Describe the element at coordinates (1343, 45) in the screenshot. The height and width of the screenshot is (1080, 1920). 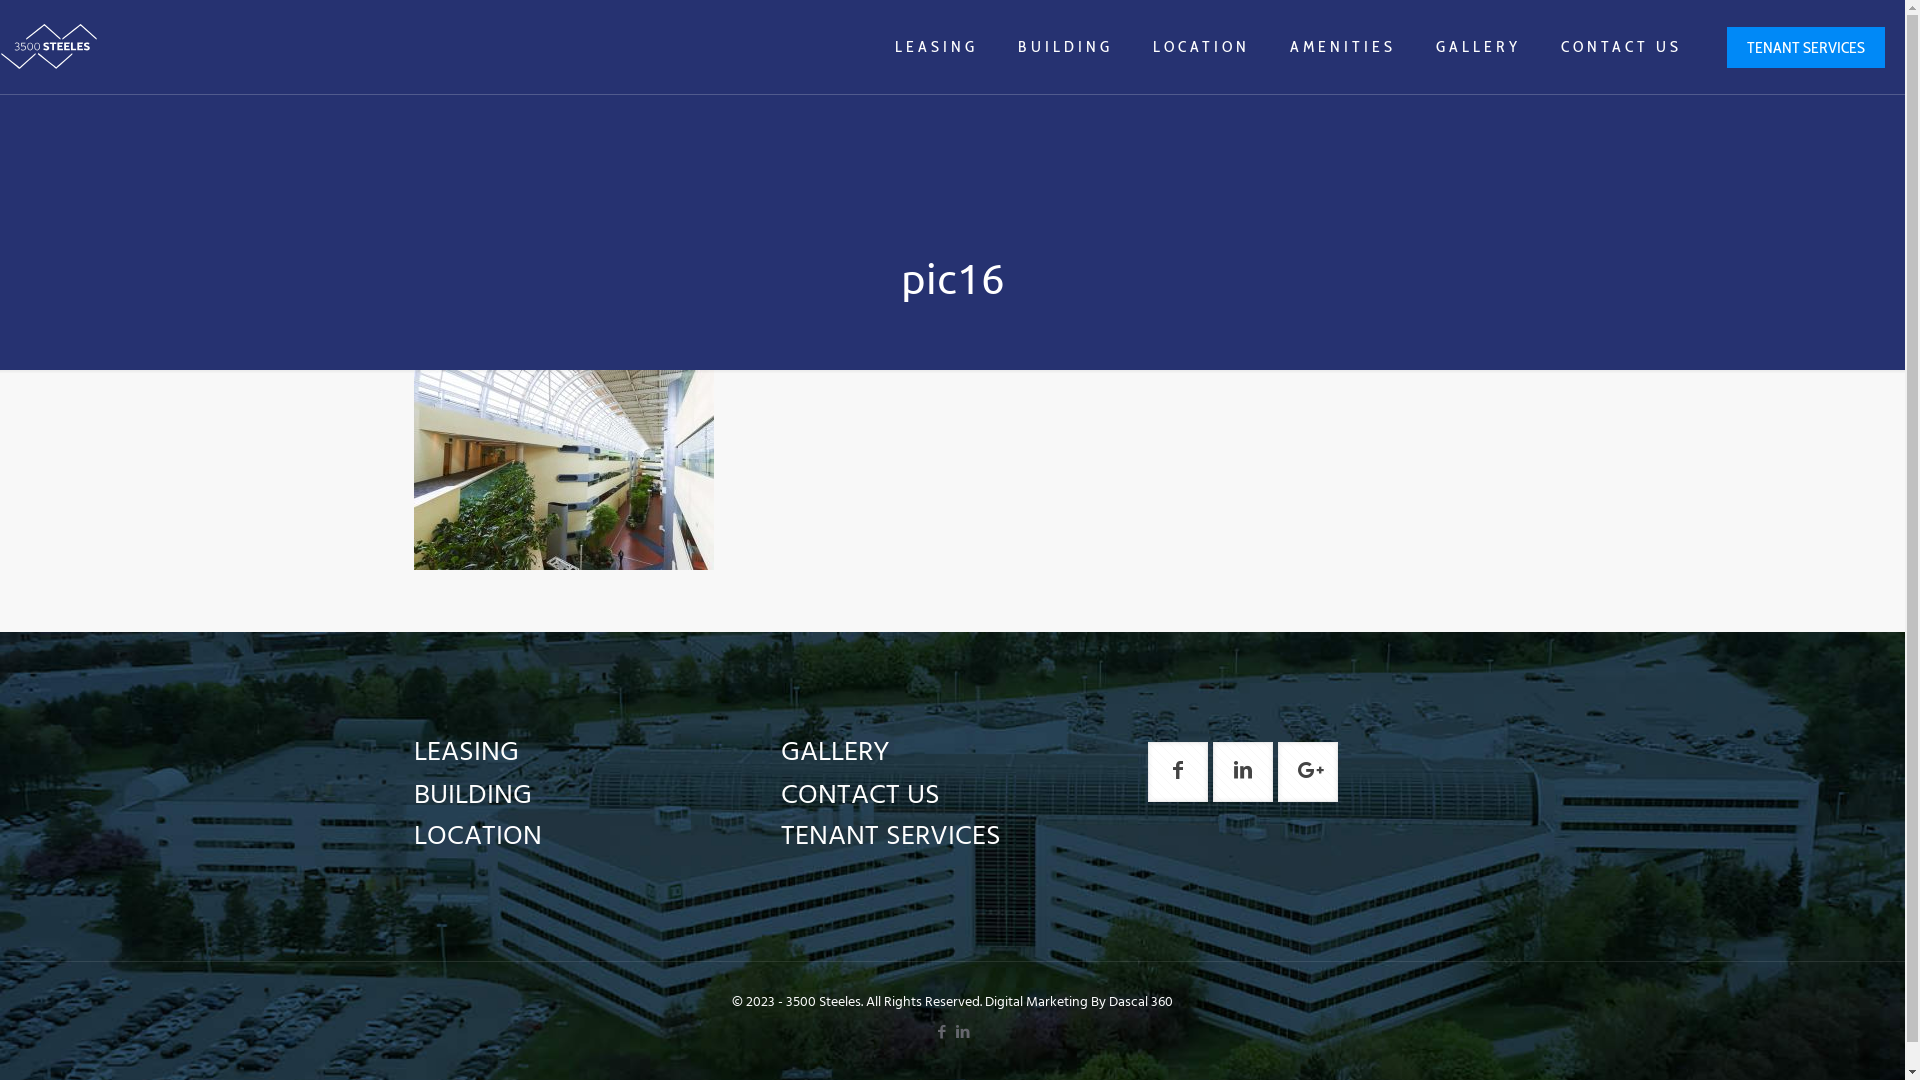
I see `'AMENITIES'` at that location.